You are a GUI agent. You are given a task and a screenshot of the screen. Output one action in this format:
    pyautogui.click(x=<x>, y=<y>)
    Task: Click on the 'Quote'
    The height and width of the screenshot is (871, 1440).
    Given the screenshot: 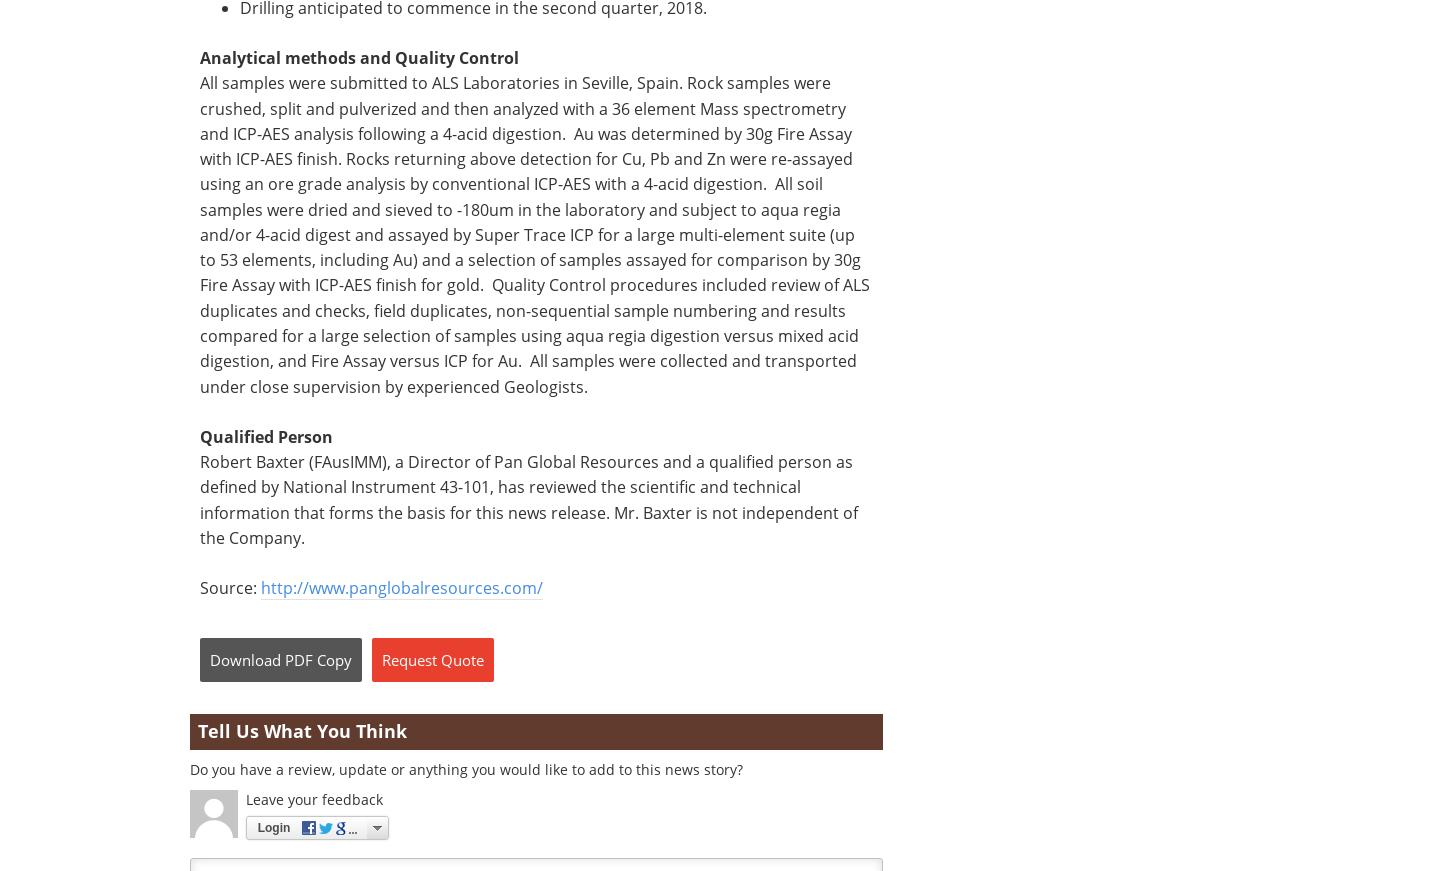 What is the action you would take?
    pyautogui.click(x=462, y=658)
    